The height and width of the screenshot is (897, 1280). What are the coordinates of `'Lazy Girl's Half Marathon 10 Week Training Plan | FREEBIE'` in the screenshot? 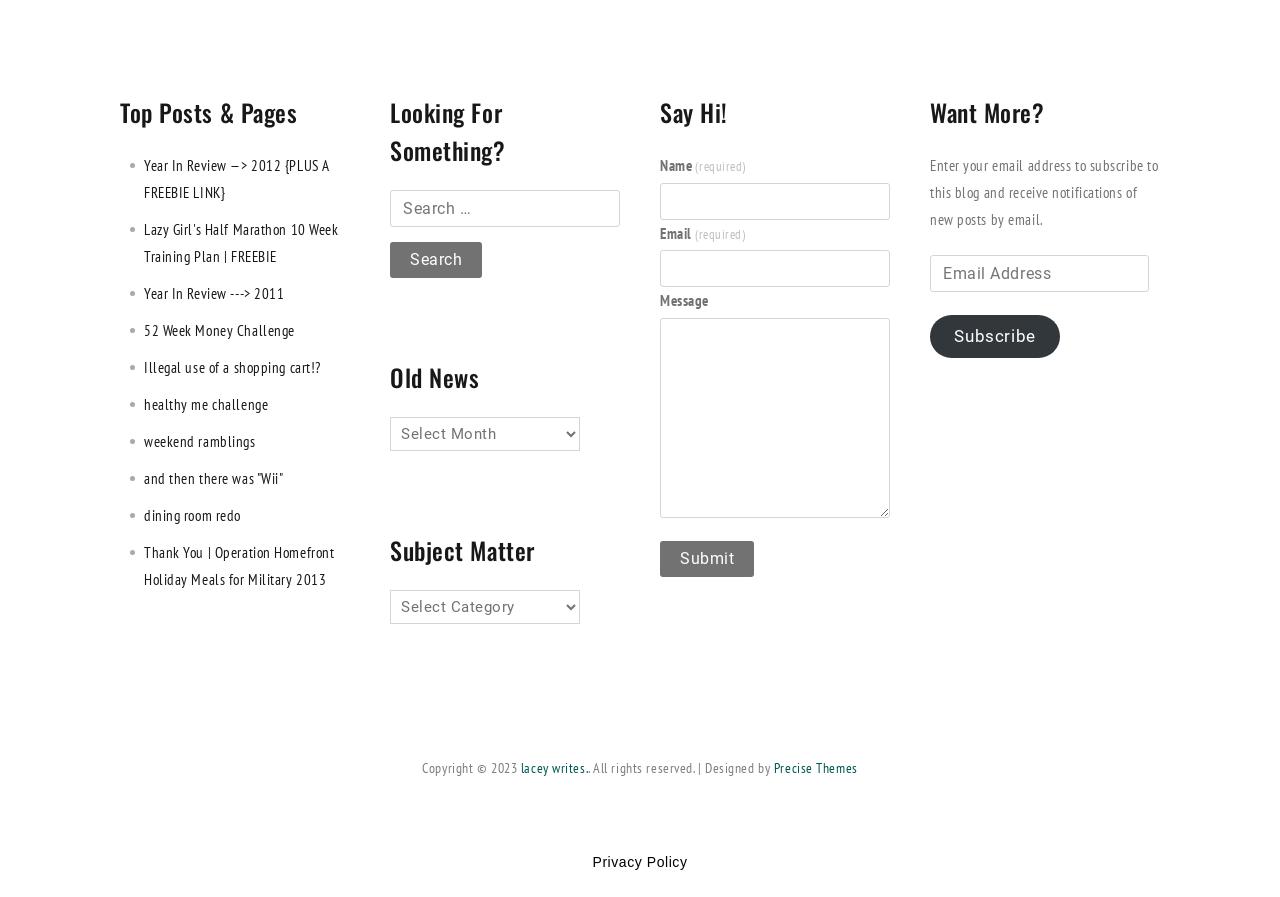 It's located at (240, 241).